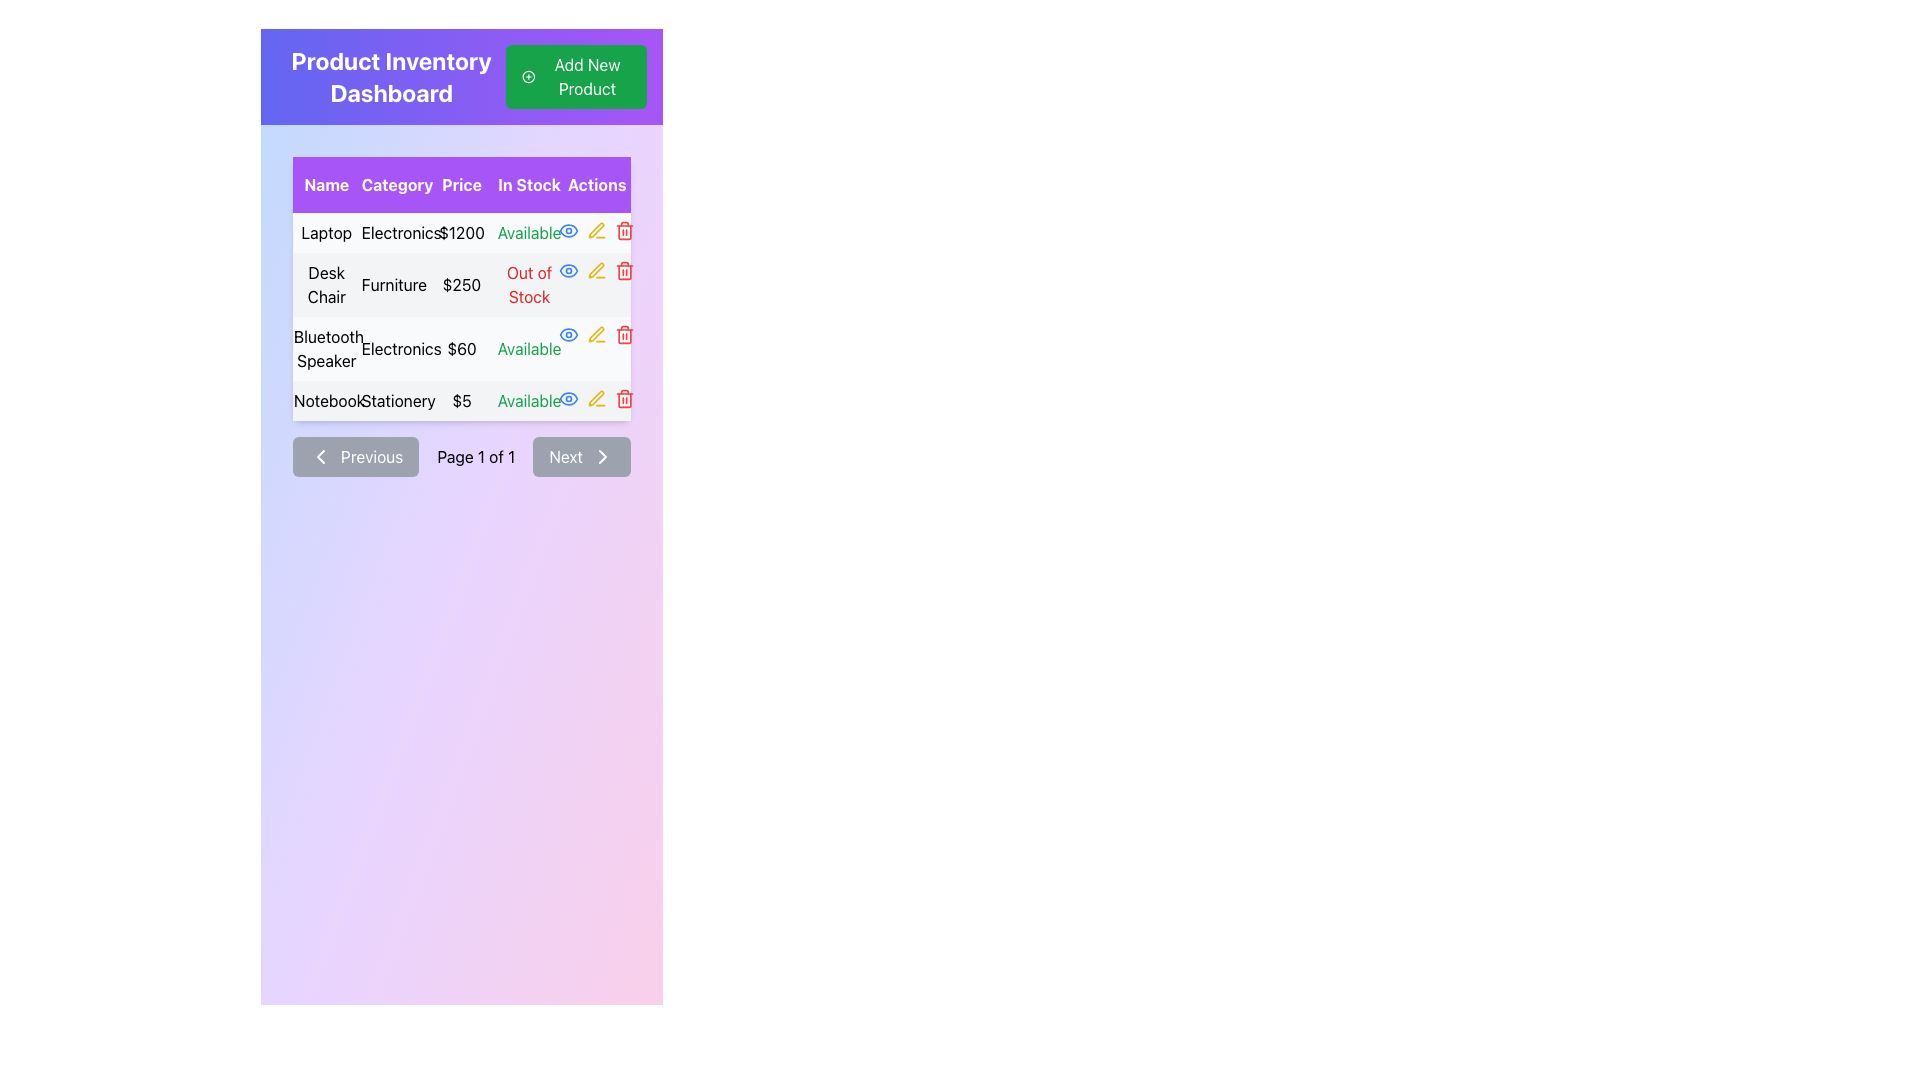 This screenshot has width=1920, height=1080. I want to click on the 'Next' button with a gray background and a right-pointing chevron icon, so click(581, 456).